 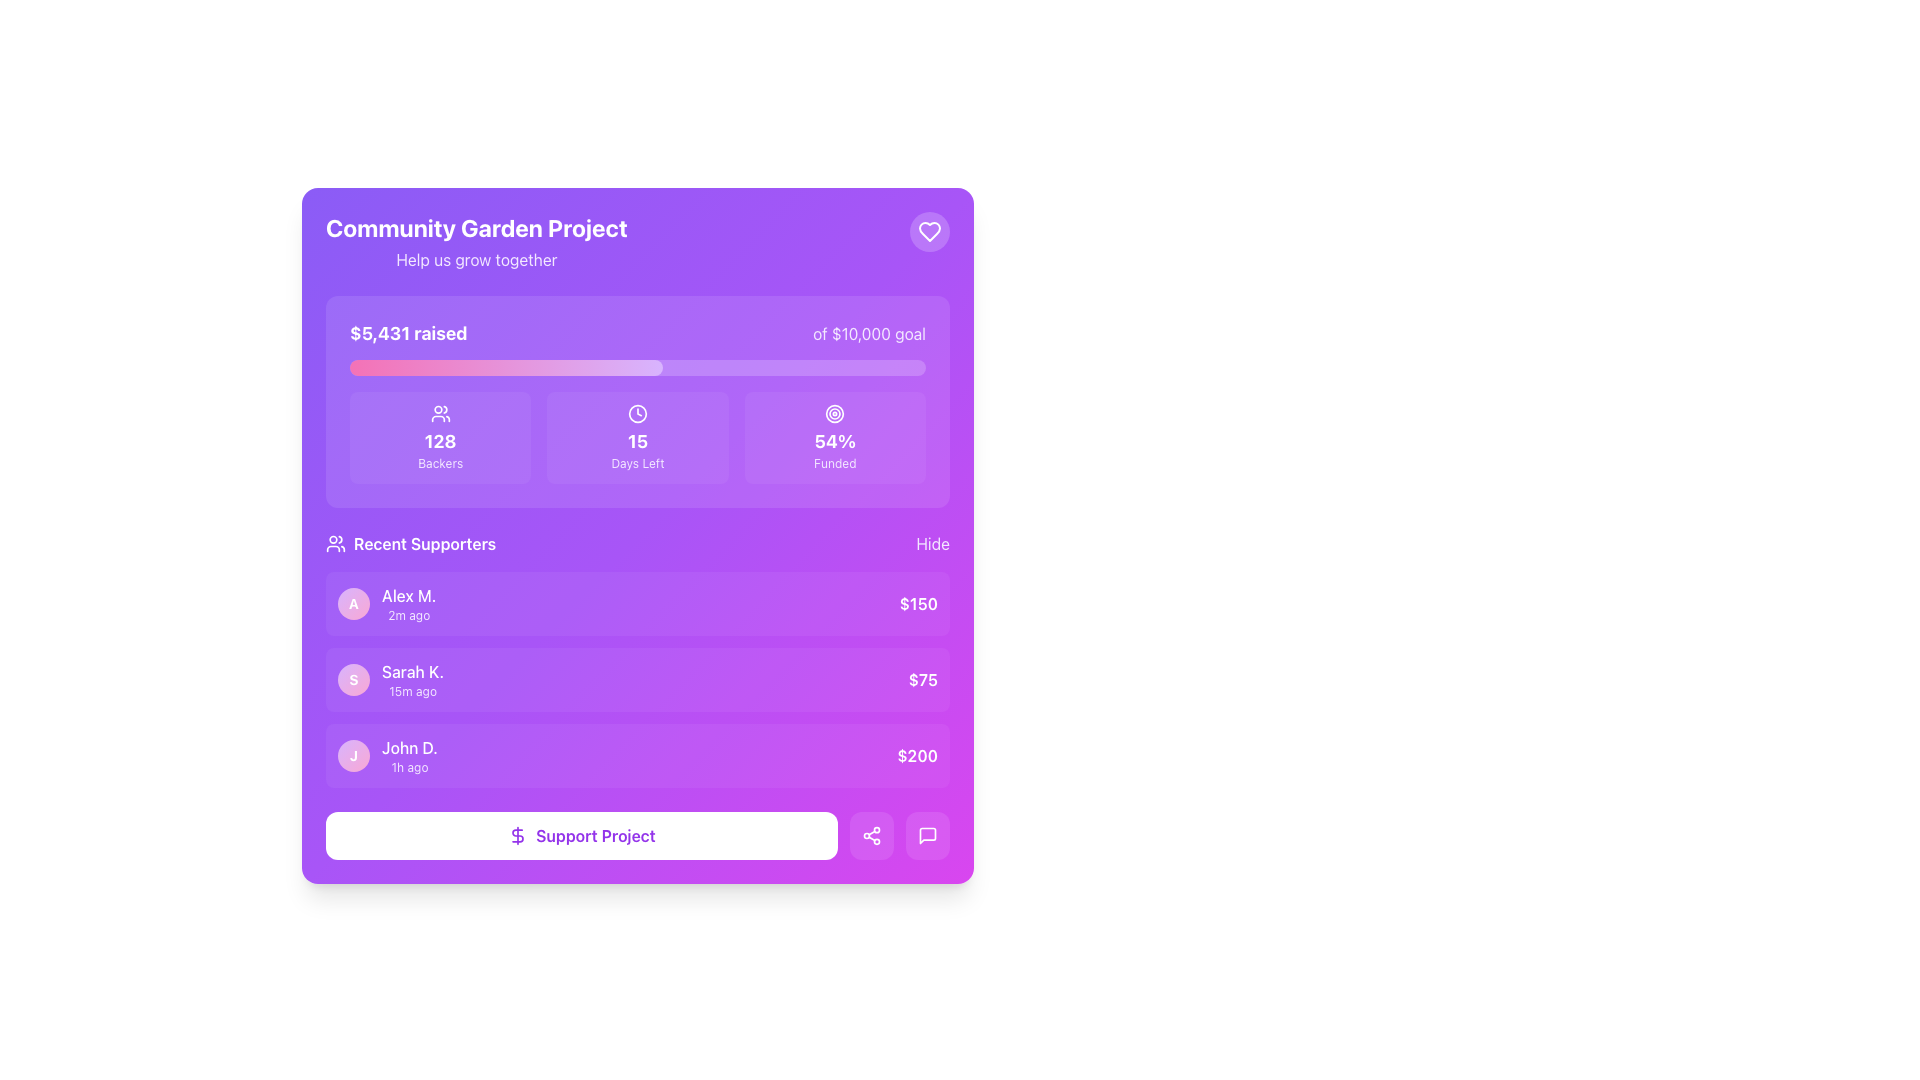 What do you see at coordinates (637, 678) in the screenshot?
I see `the second supporter entry in the list of recent supporters, which is located below 'Alex M. $150' and above 'John D. $200' in the purple panel` at bounding box center [637, 678].